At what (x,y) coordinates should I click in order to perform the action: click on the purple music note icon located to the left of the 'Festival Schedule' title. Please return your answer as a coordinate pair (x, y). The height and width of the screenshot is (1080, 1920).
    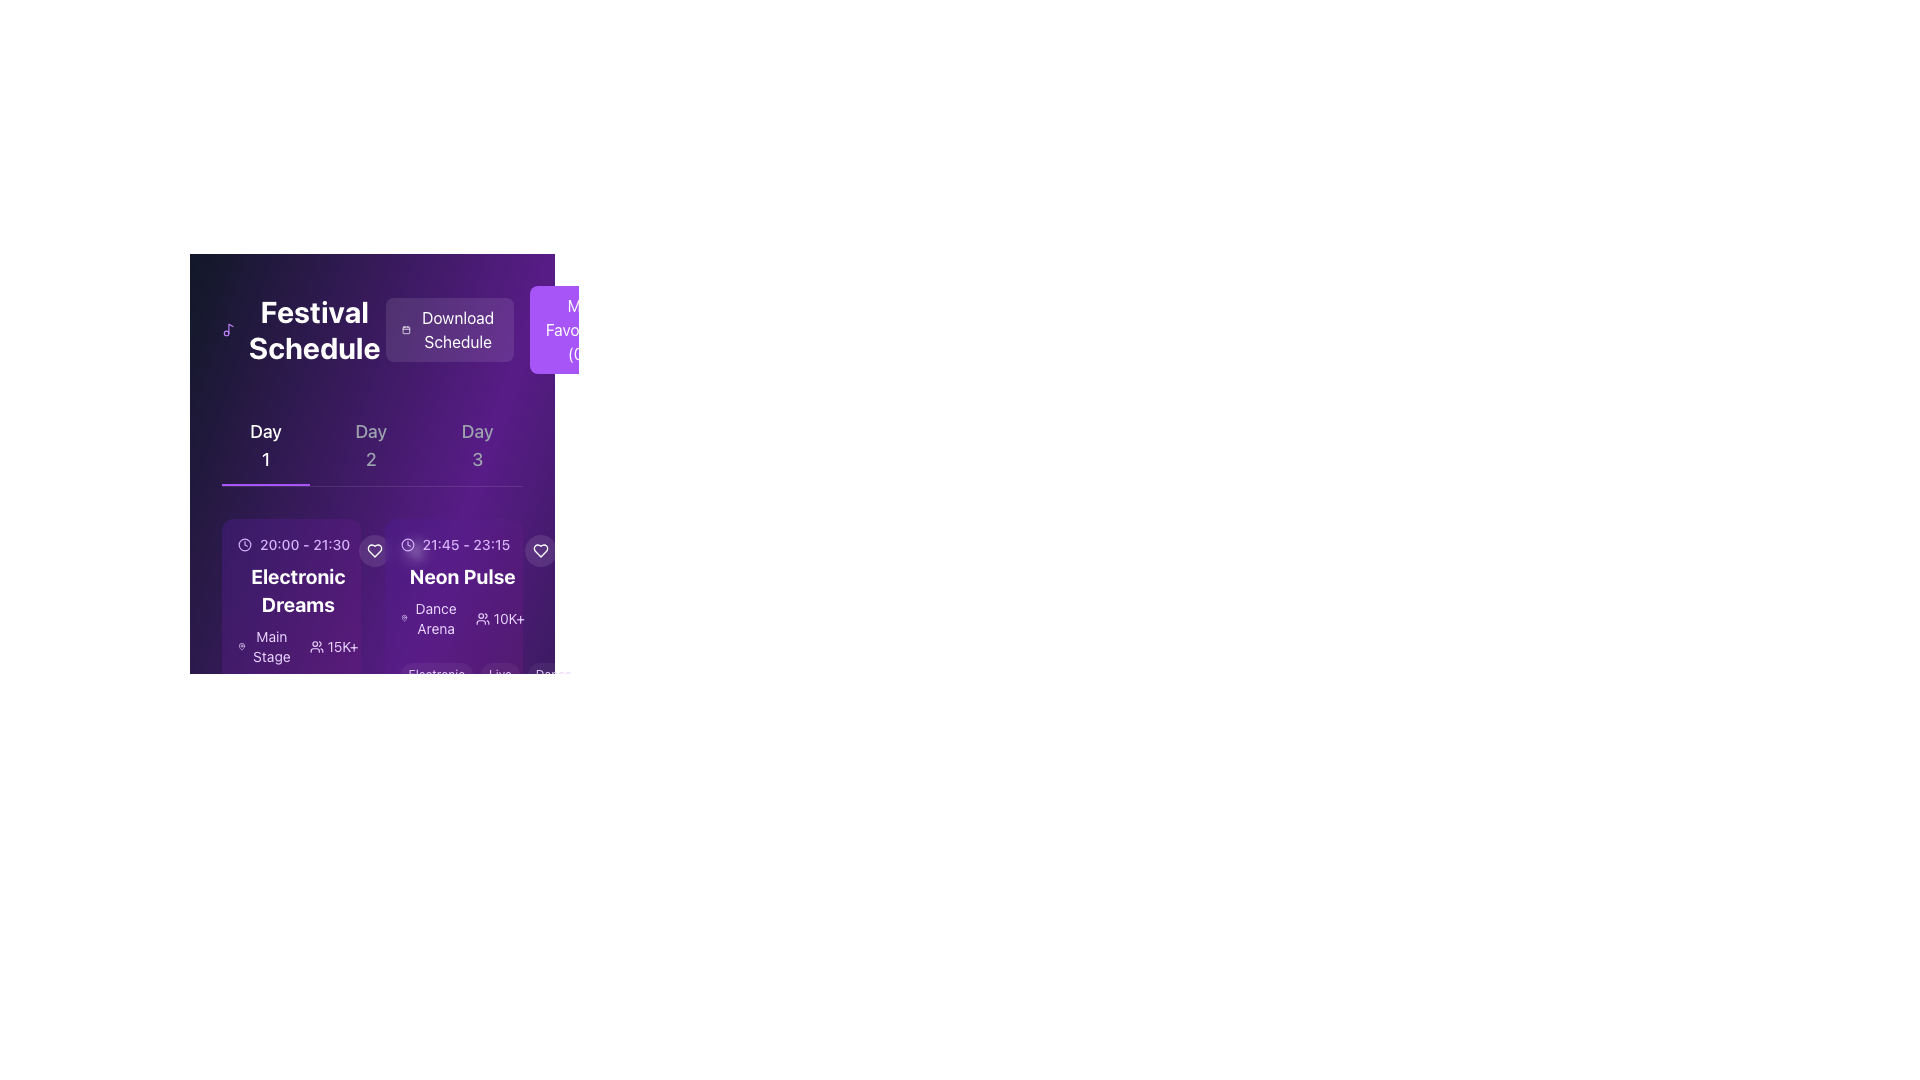
    Looking at the image, I should click on (228, 329).